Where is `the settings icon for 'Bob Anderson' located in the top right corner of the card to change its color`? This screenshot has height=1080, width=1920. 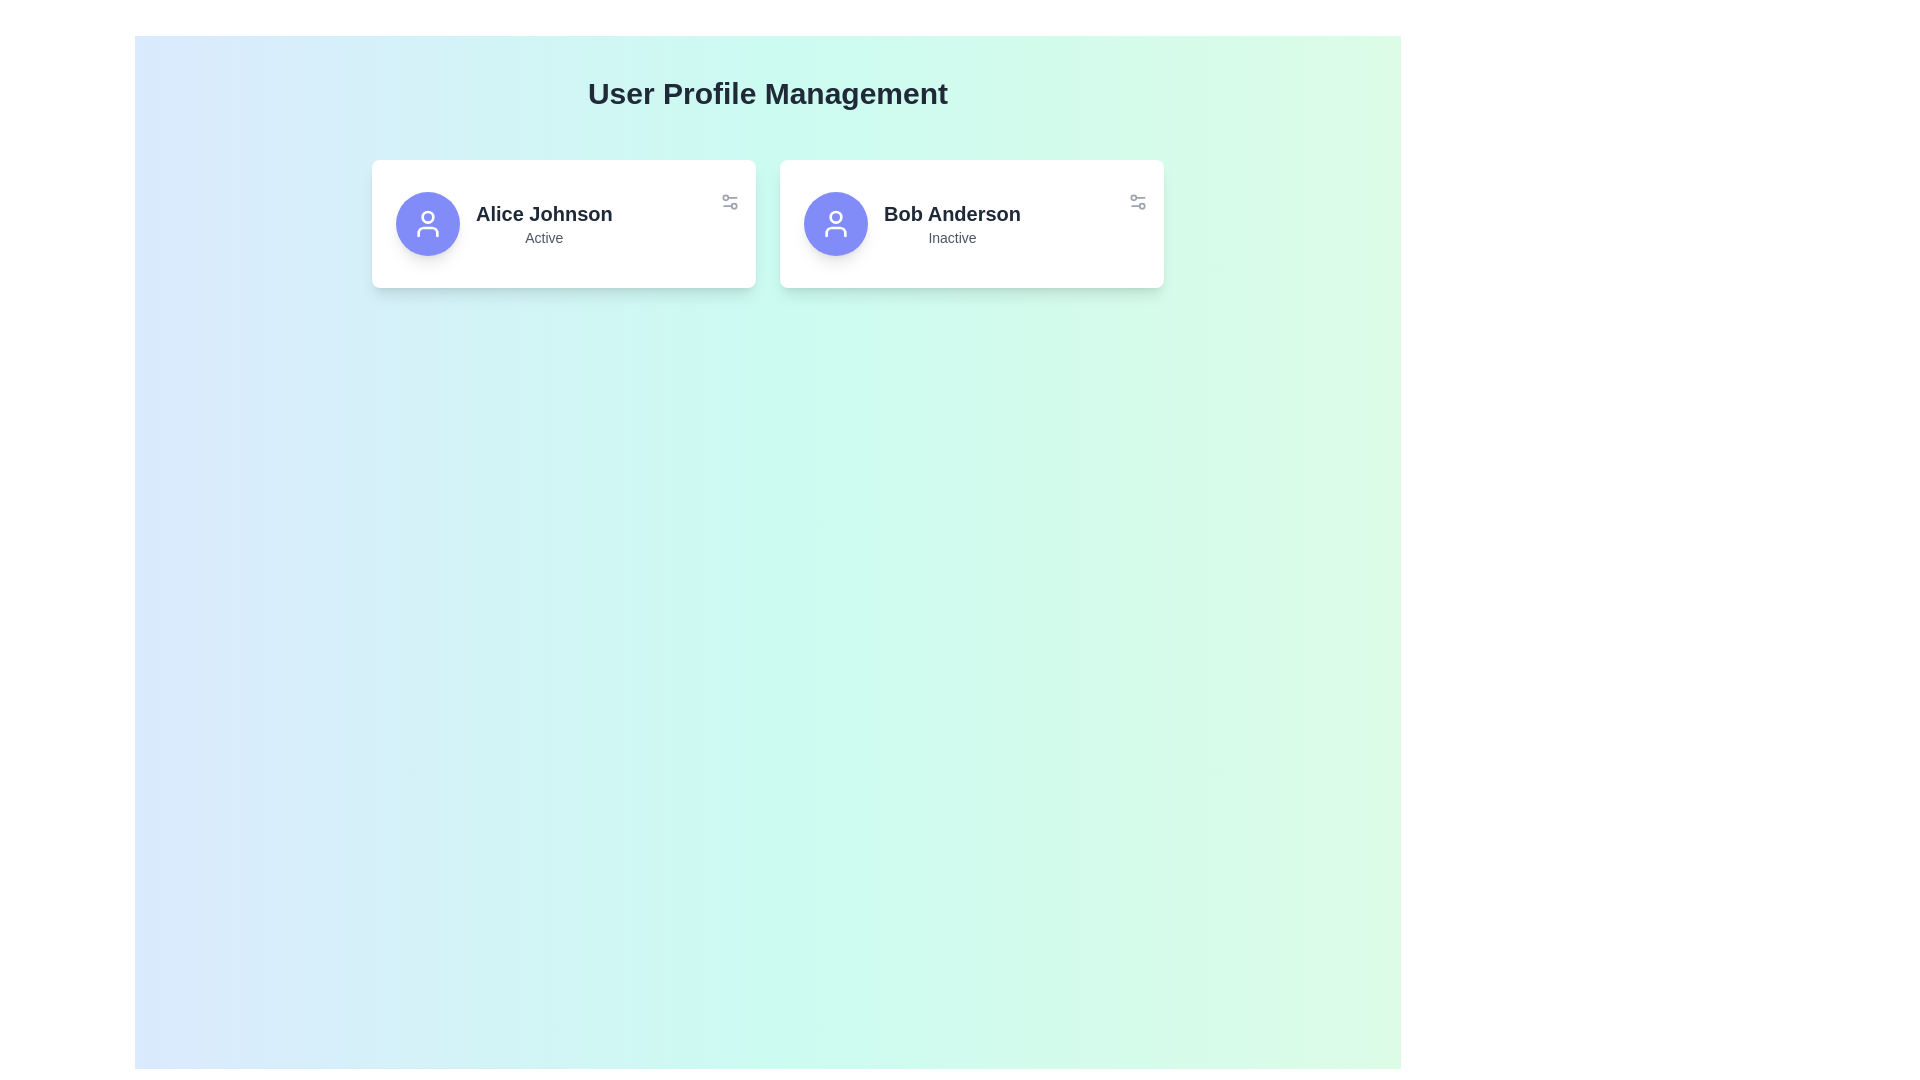 the settings icon for 'Bob Anderson' located in the top right corner of the card to change its color is located at coordinates (1137, 201).